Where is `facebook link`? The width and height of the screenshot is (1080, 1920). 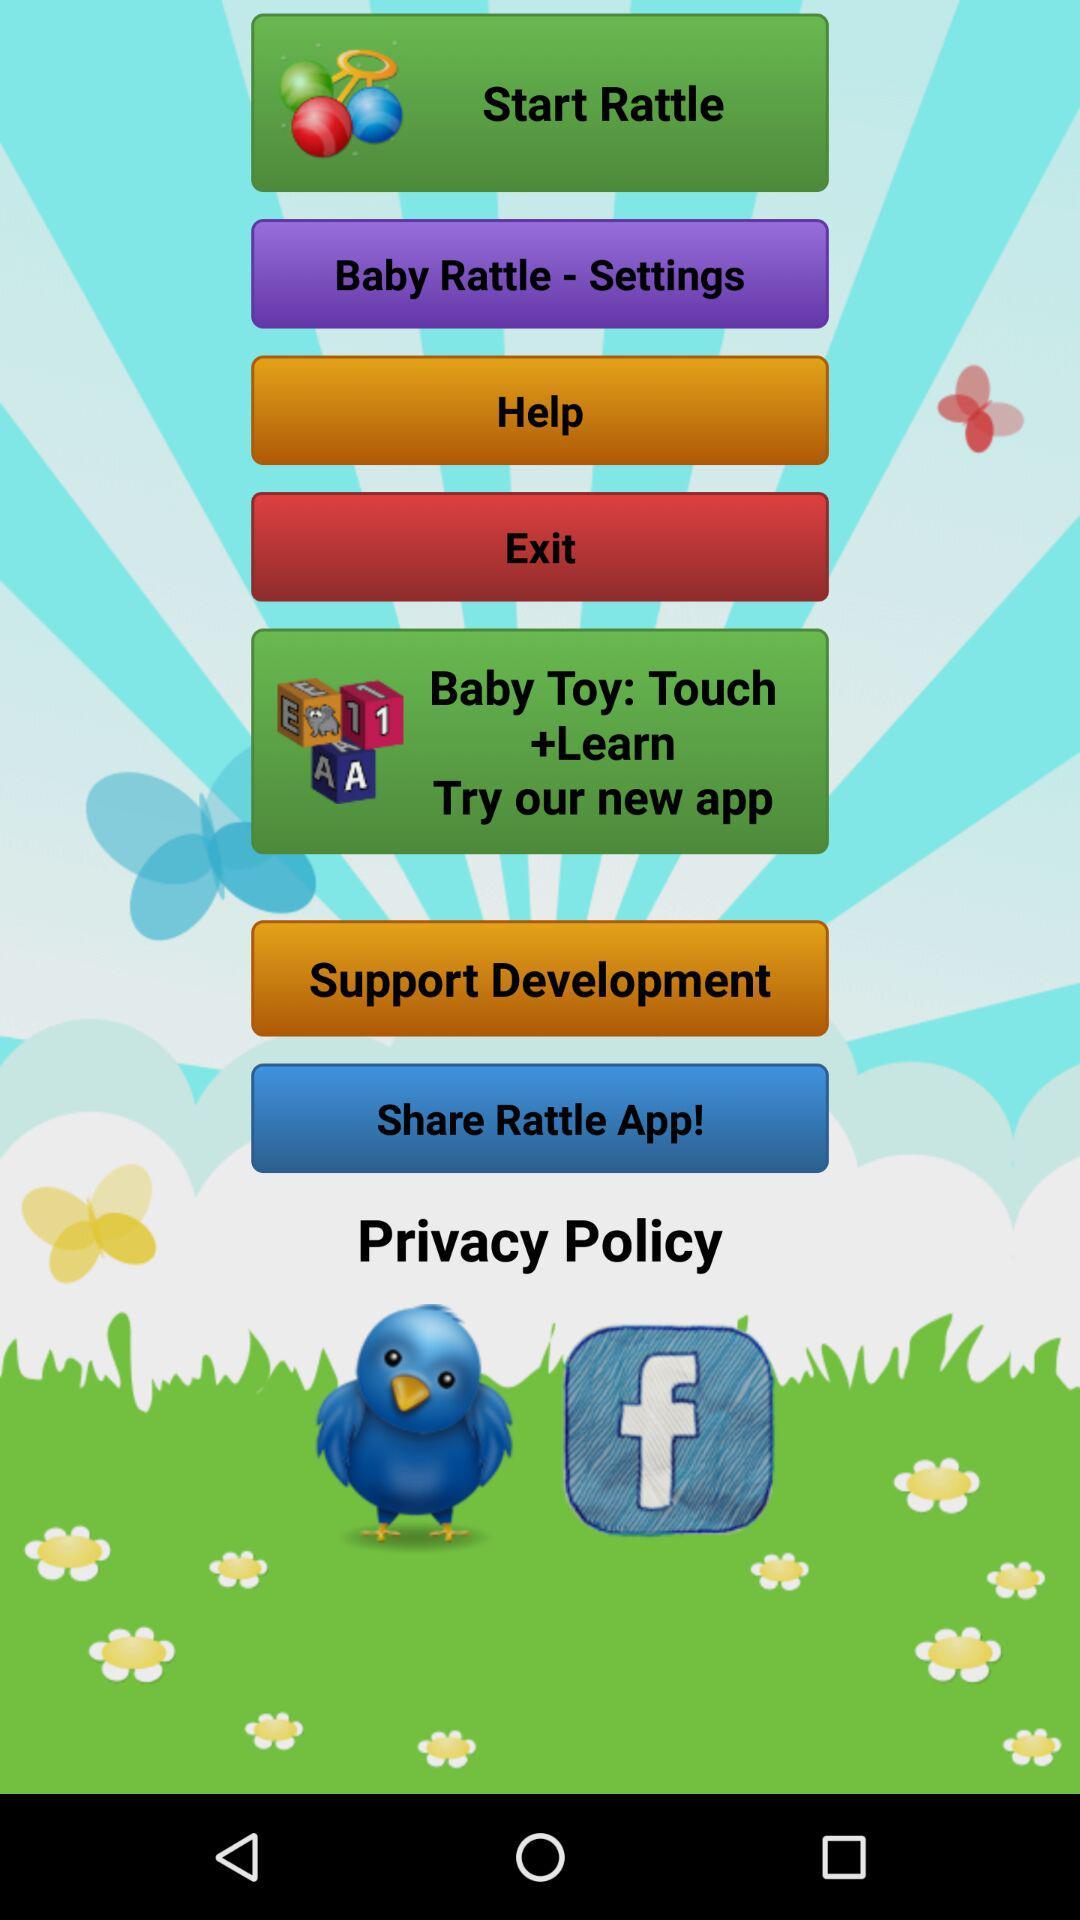
facebook link is located at coordinates (666, 1429).